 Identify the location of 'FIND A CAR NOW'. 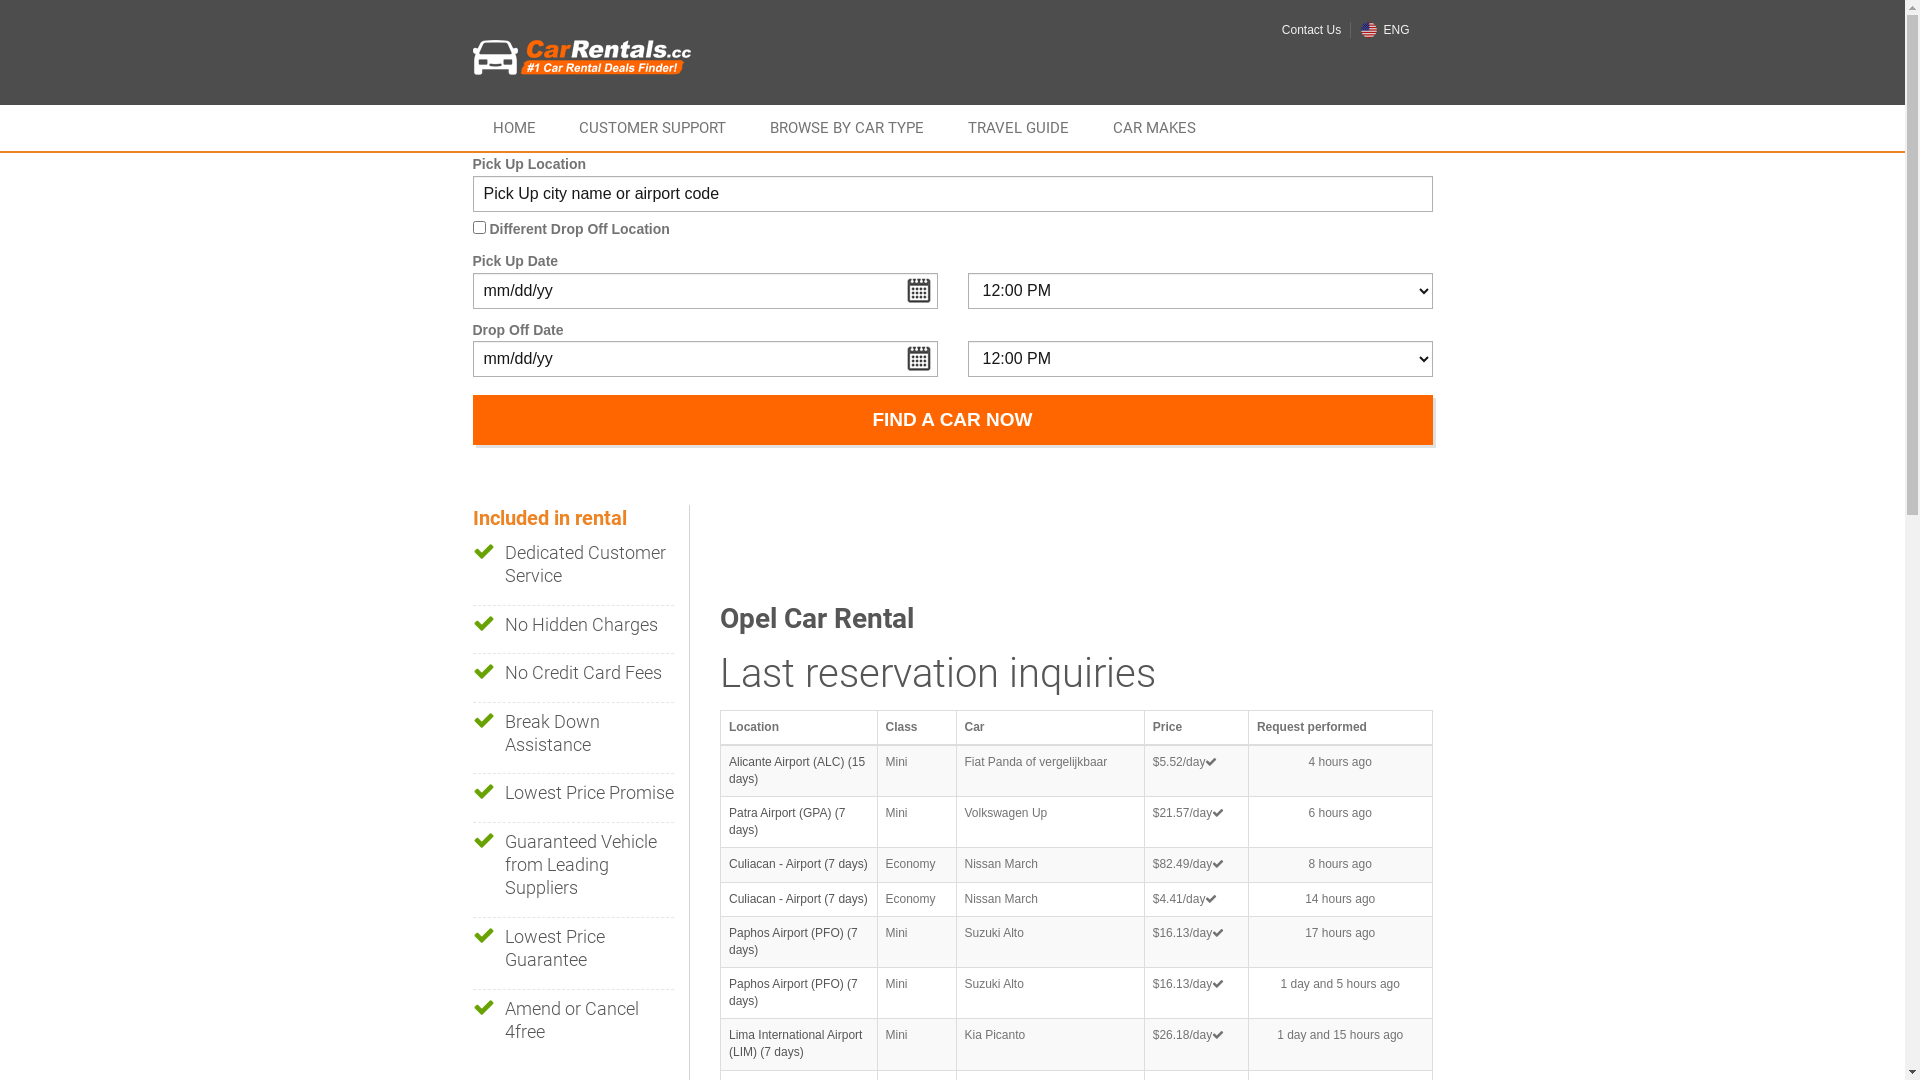
(950, 419).